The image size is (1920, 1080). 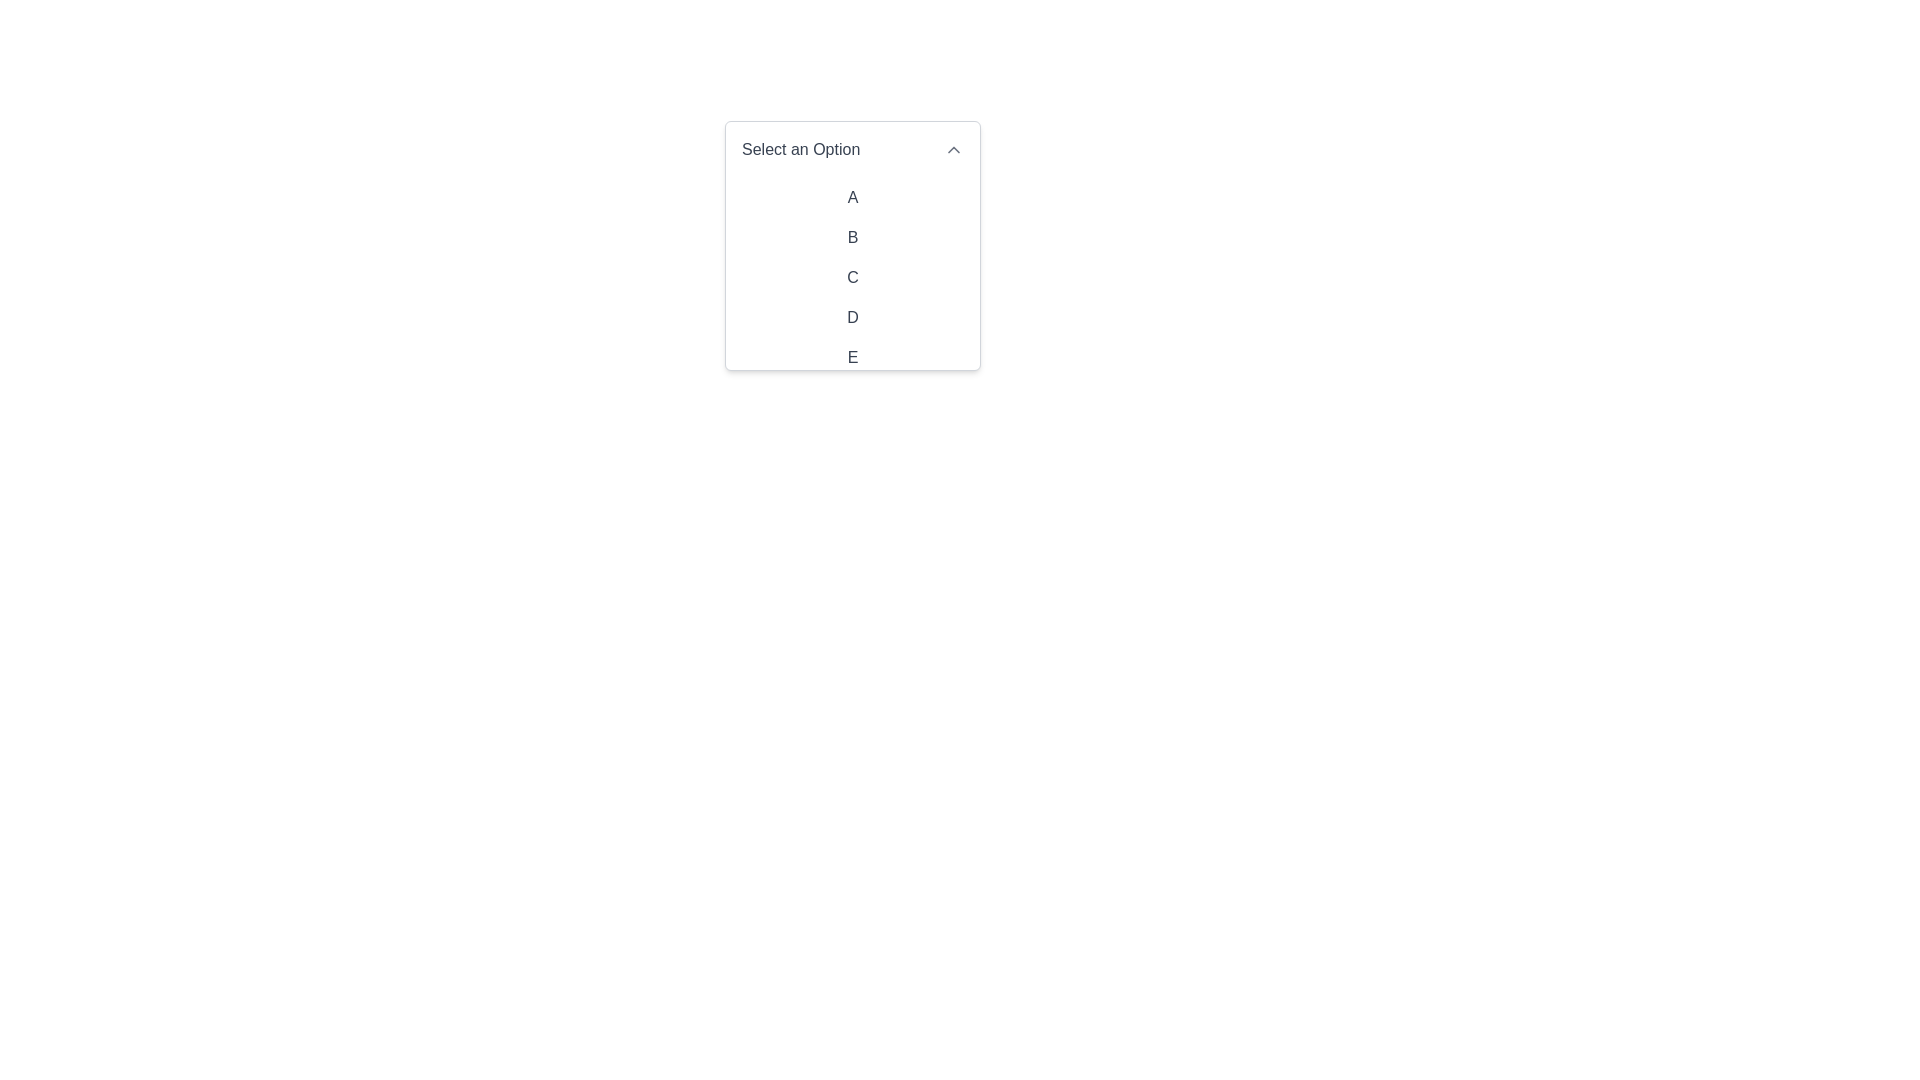 I want to click on the 'B' text option in the dropdown menu, so click(x=853, y=237).